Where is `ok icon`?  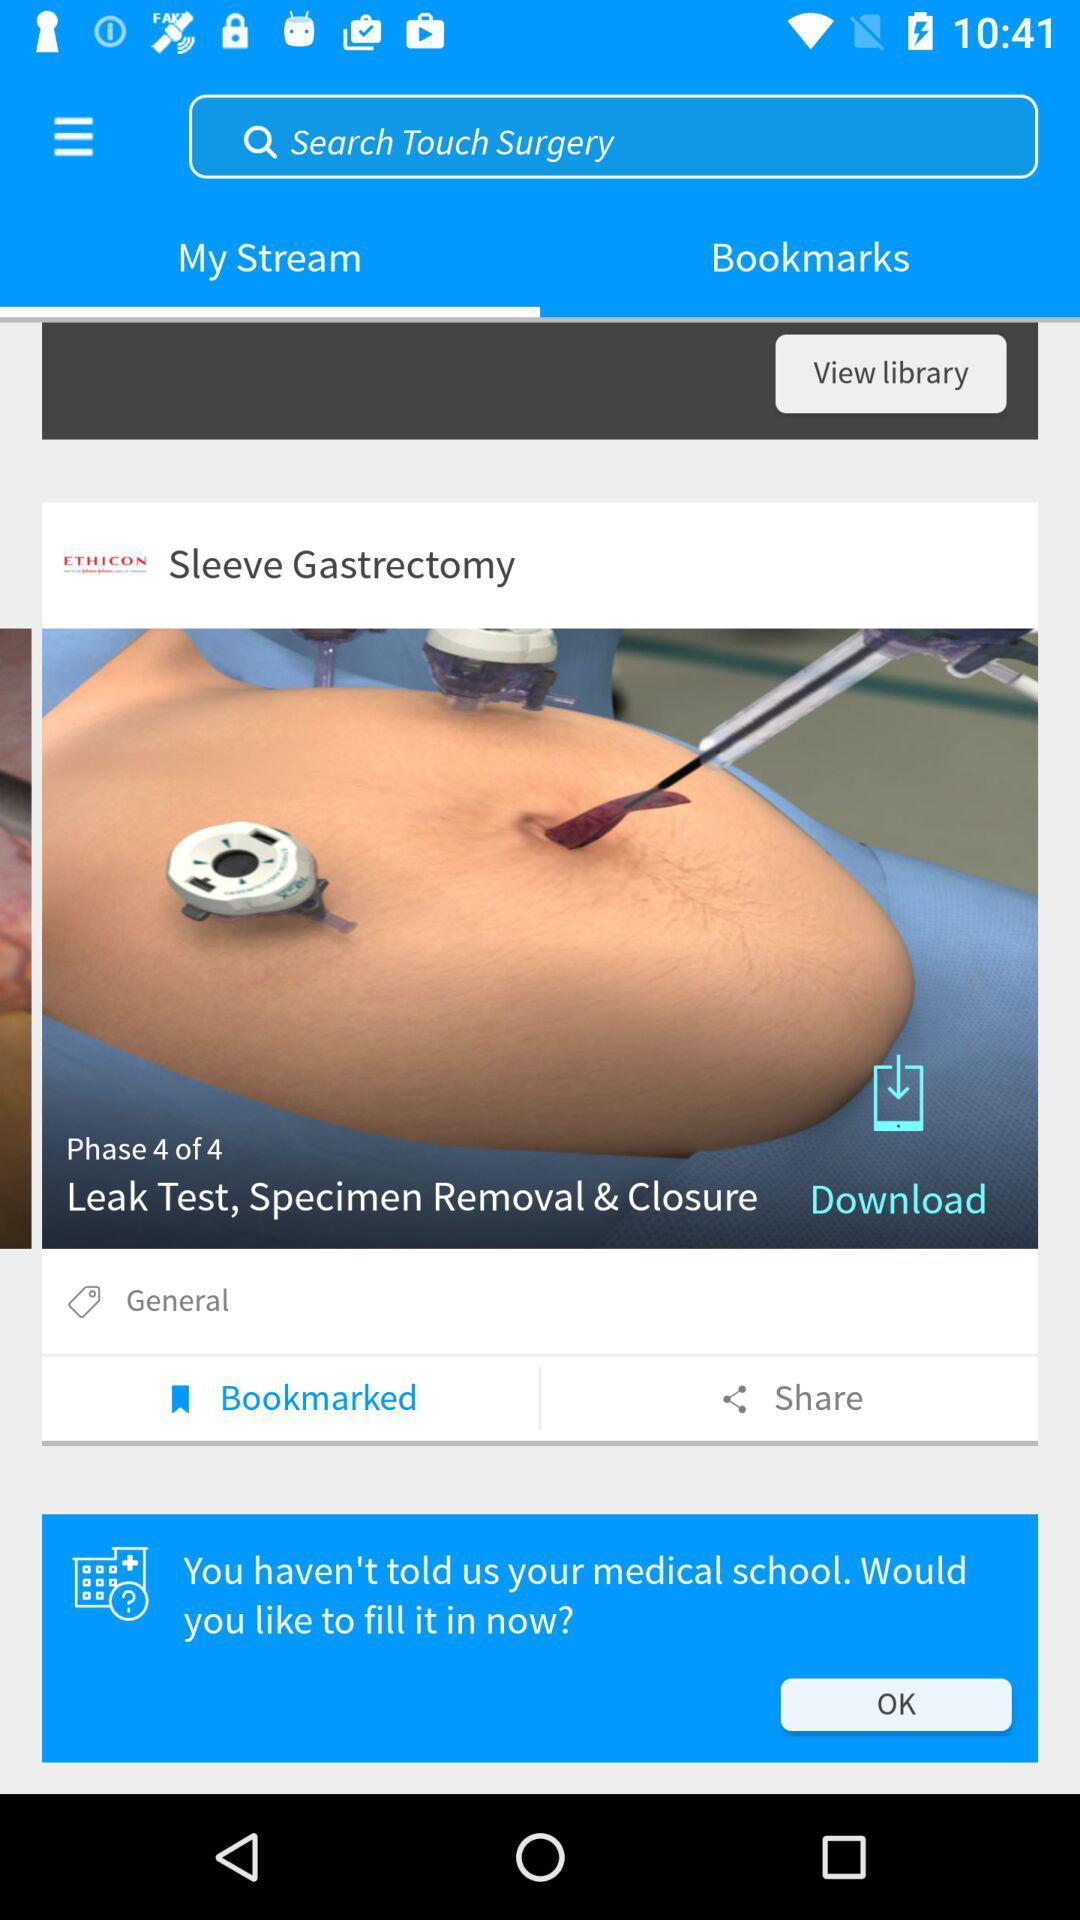 ok icon is located at coordinates (895, 1703).